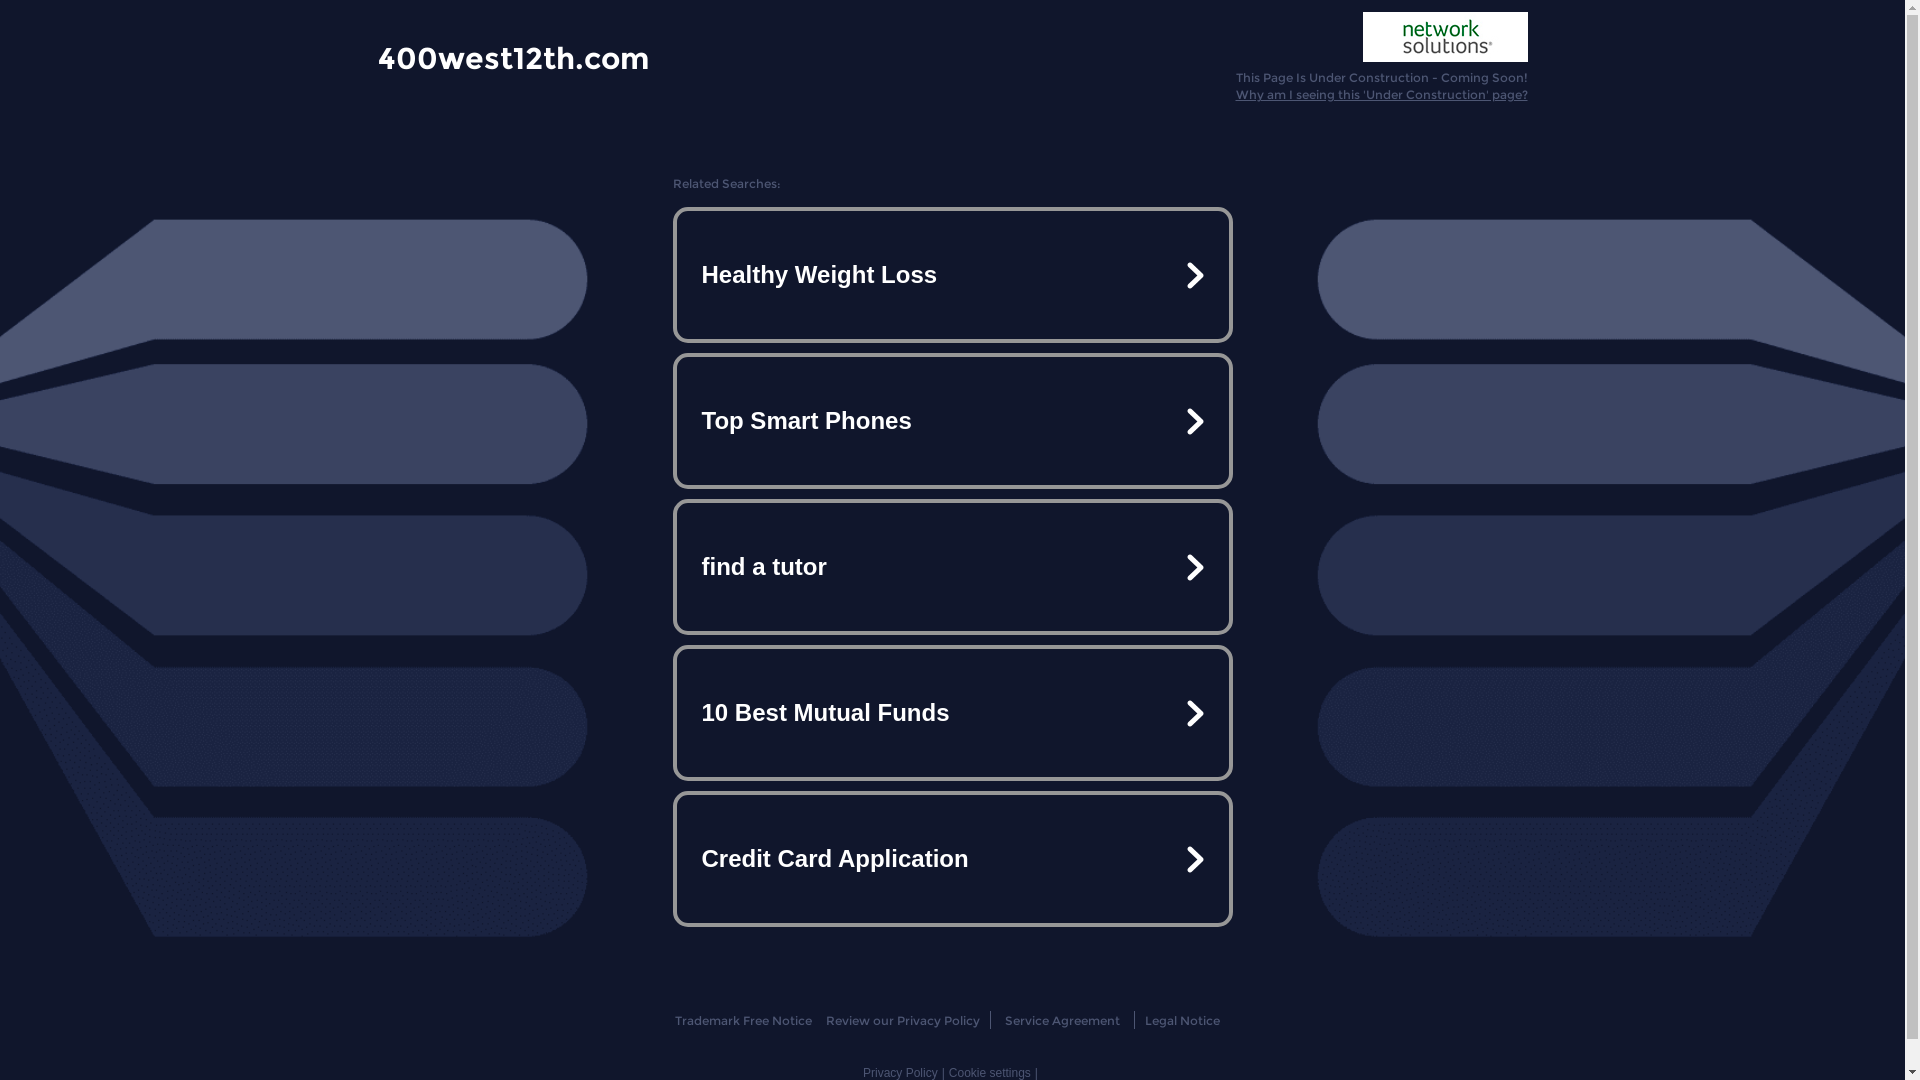 Image resolution: width=1920 pixels, height=1080 pixels. I want to click on 'Trademark Free Notice', so click(742, 1020).